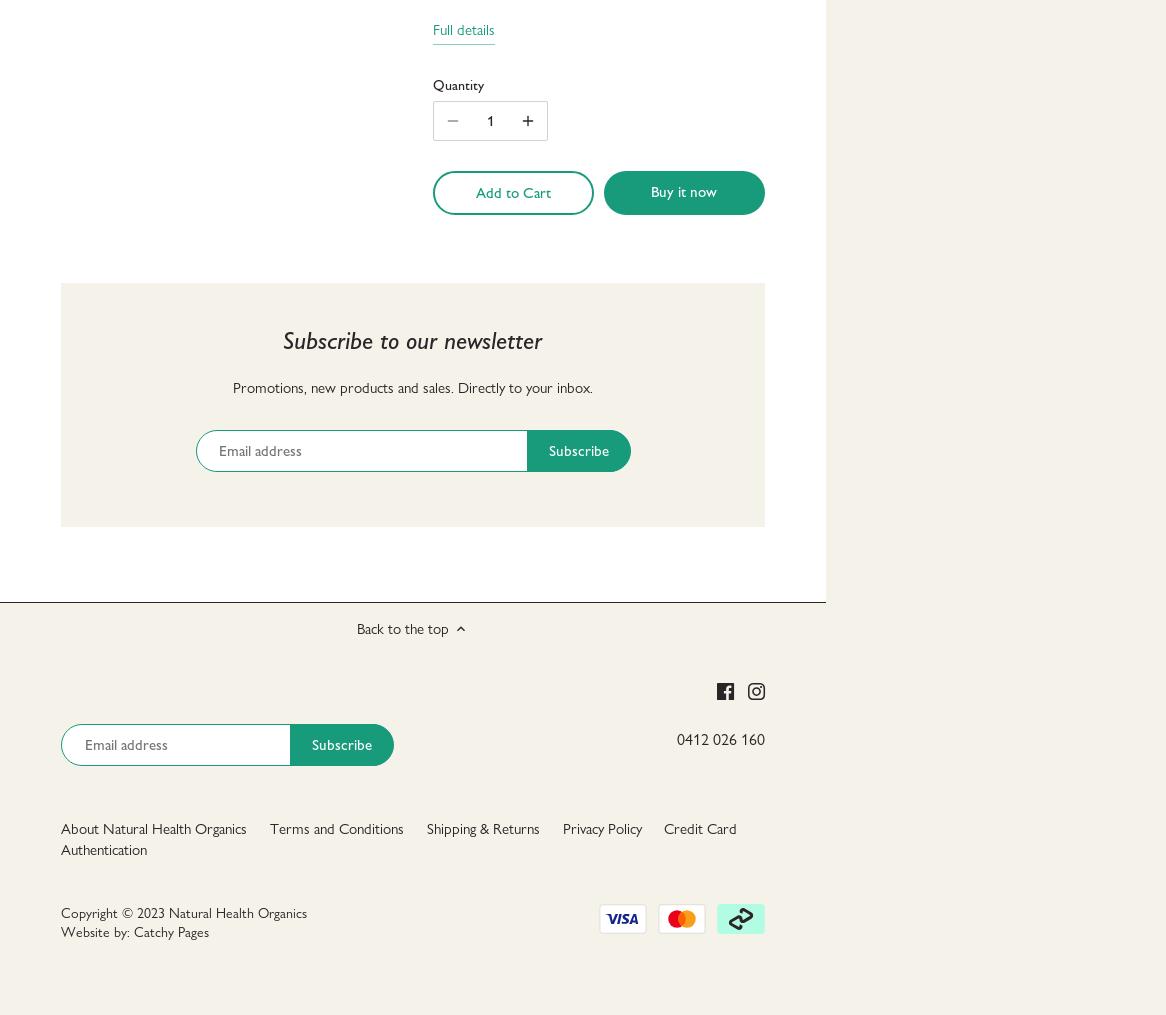 The height and width of the screenshot is (1015, 1166). I want to click on 'Subscribe to our newsletter', so click(411, 339).